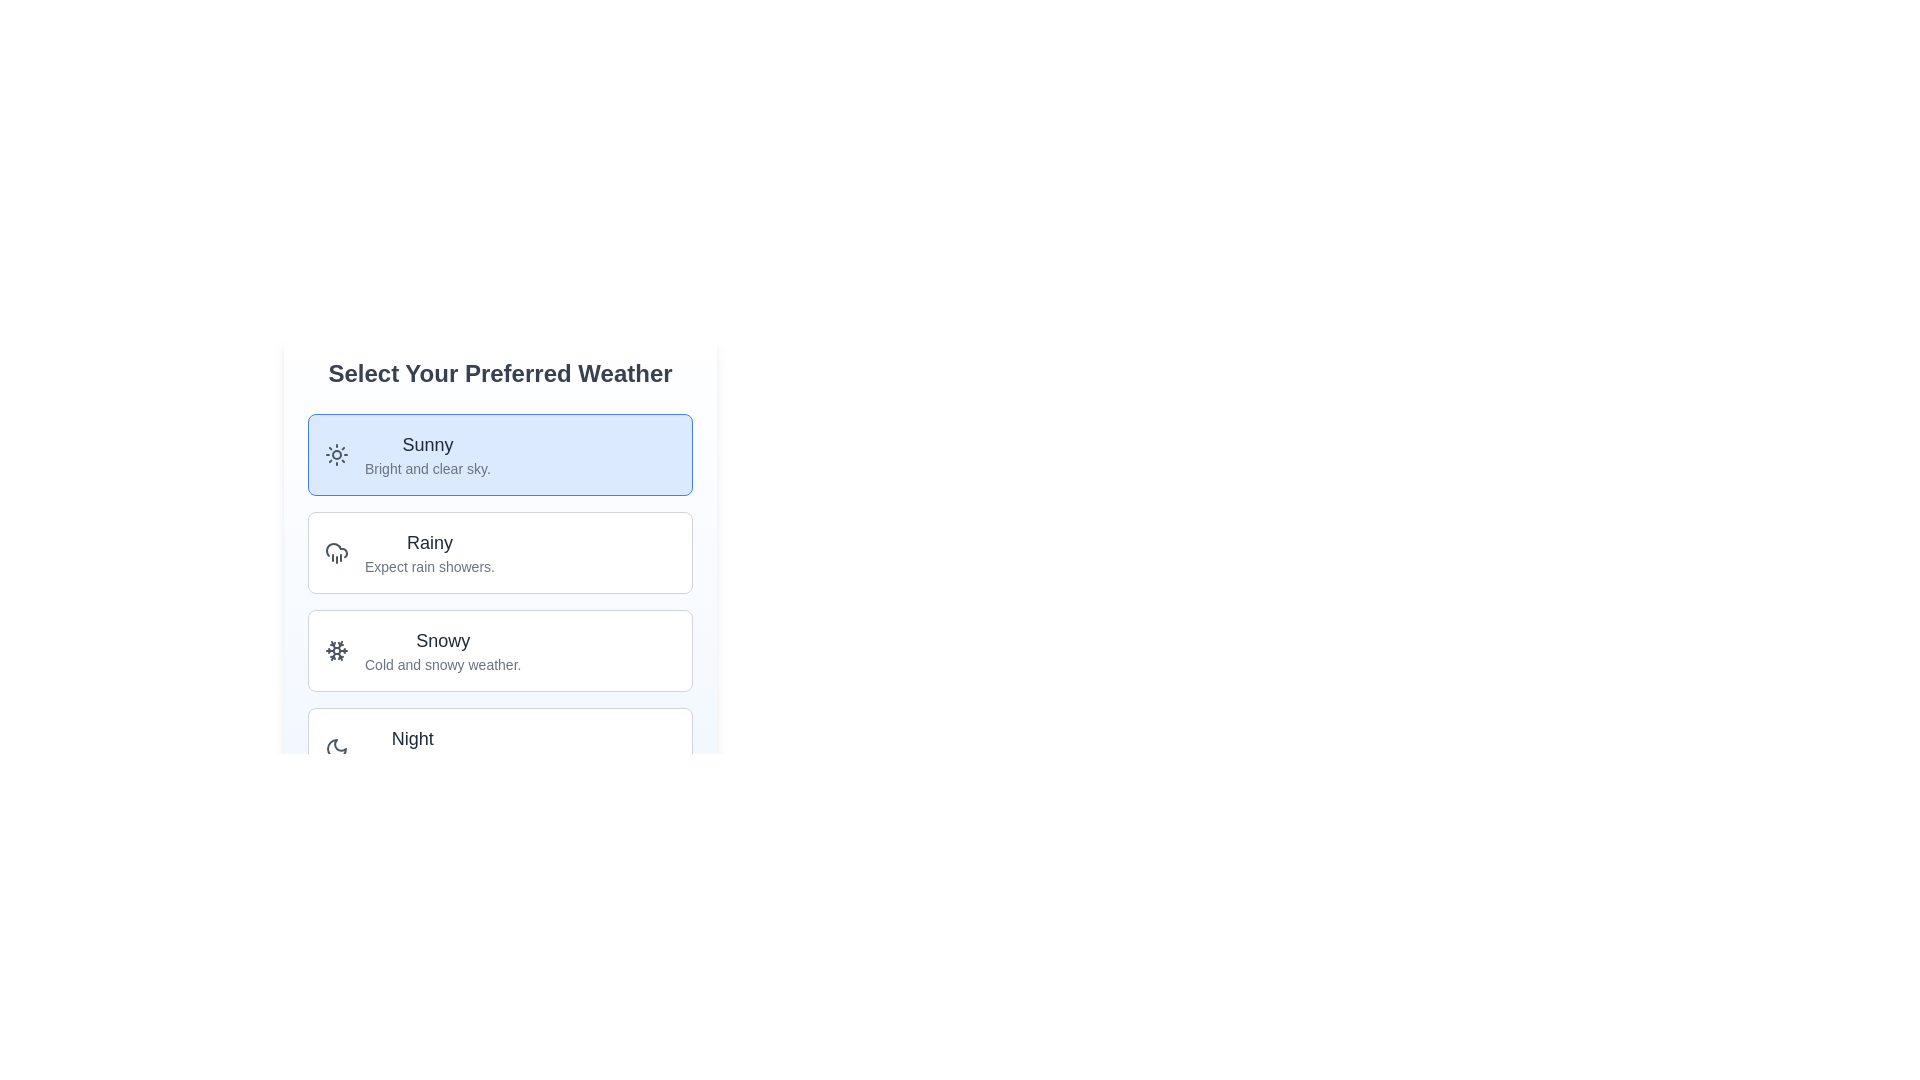 The image size is (1920, 1080). What do you see at coordinates (428, 567) in the screenshot?
I see `the descriptive text element located immediately below the 'Rainy' title text in the second weather option group of the 'Select Your Preferred Weather' section` at bounding box center [428, 567].